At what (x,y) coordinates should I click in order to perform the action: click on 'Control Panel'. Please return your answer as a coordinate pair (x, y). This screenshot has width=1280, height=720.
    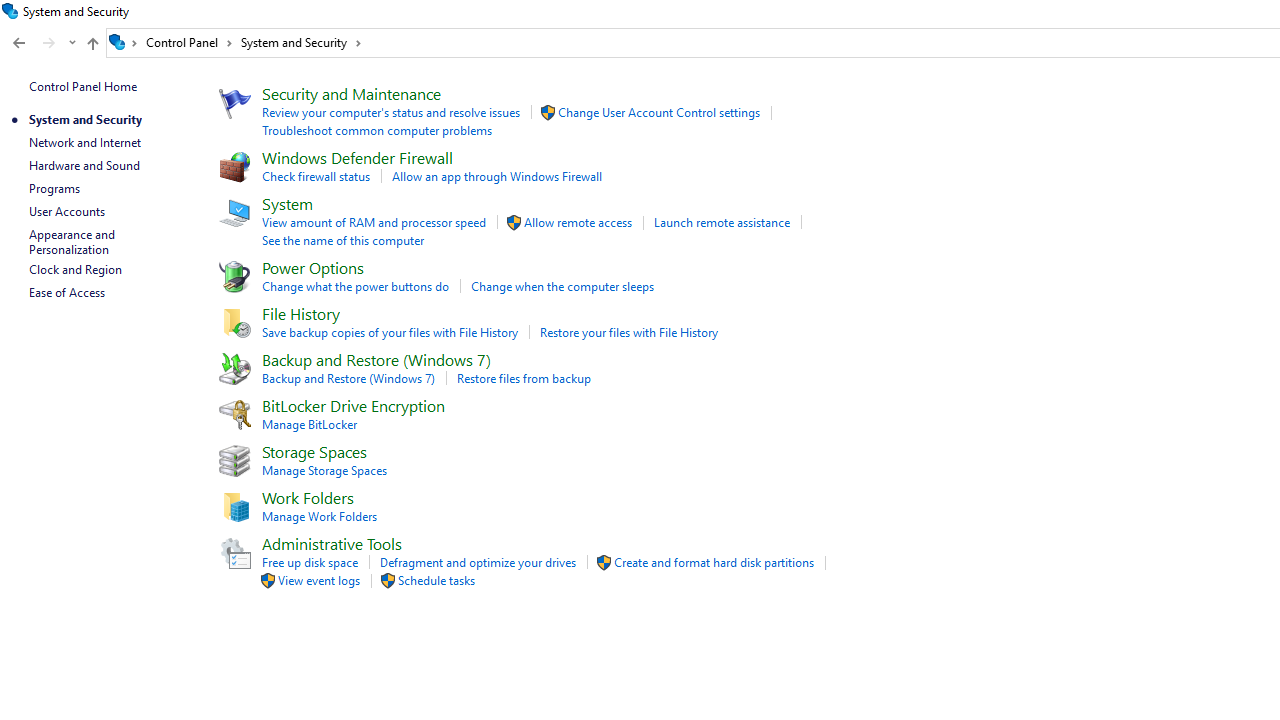
    Looking at the image, I should click on (189, 42).